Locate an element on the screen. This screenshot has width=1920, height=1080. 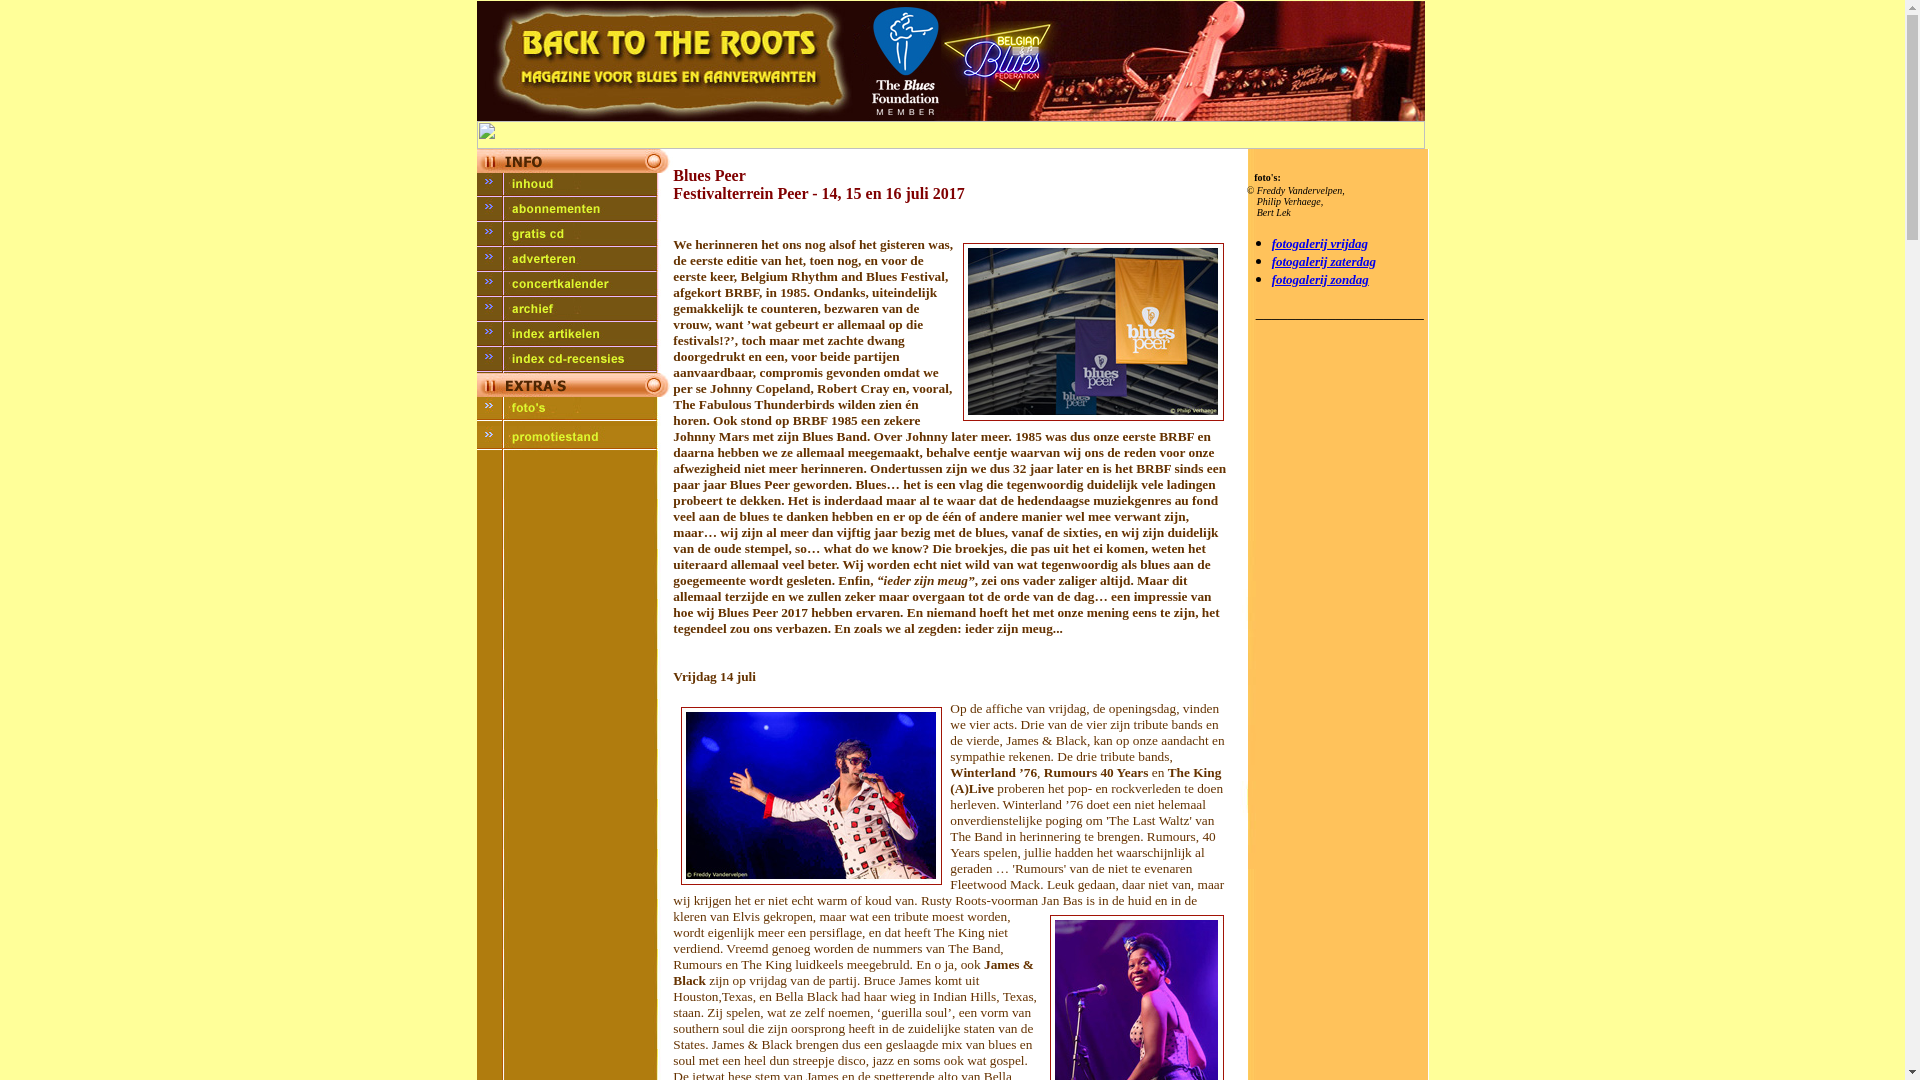
'fotogalerij vrijdag' is located at coordinates (1271, 241).